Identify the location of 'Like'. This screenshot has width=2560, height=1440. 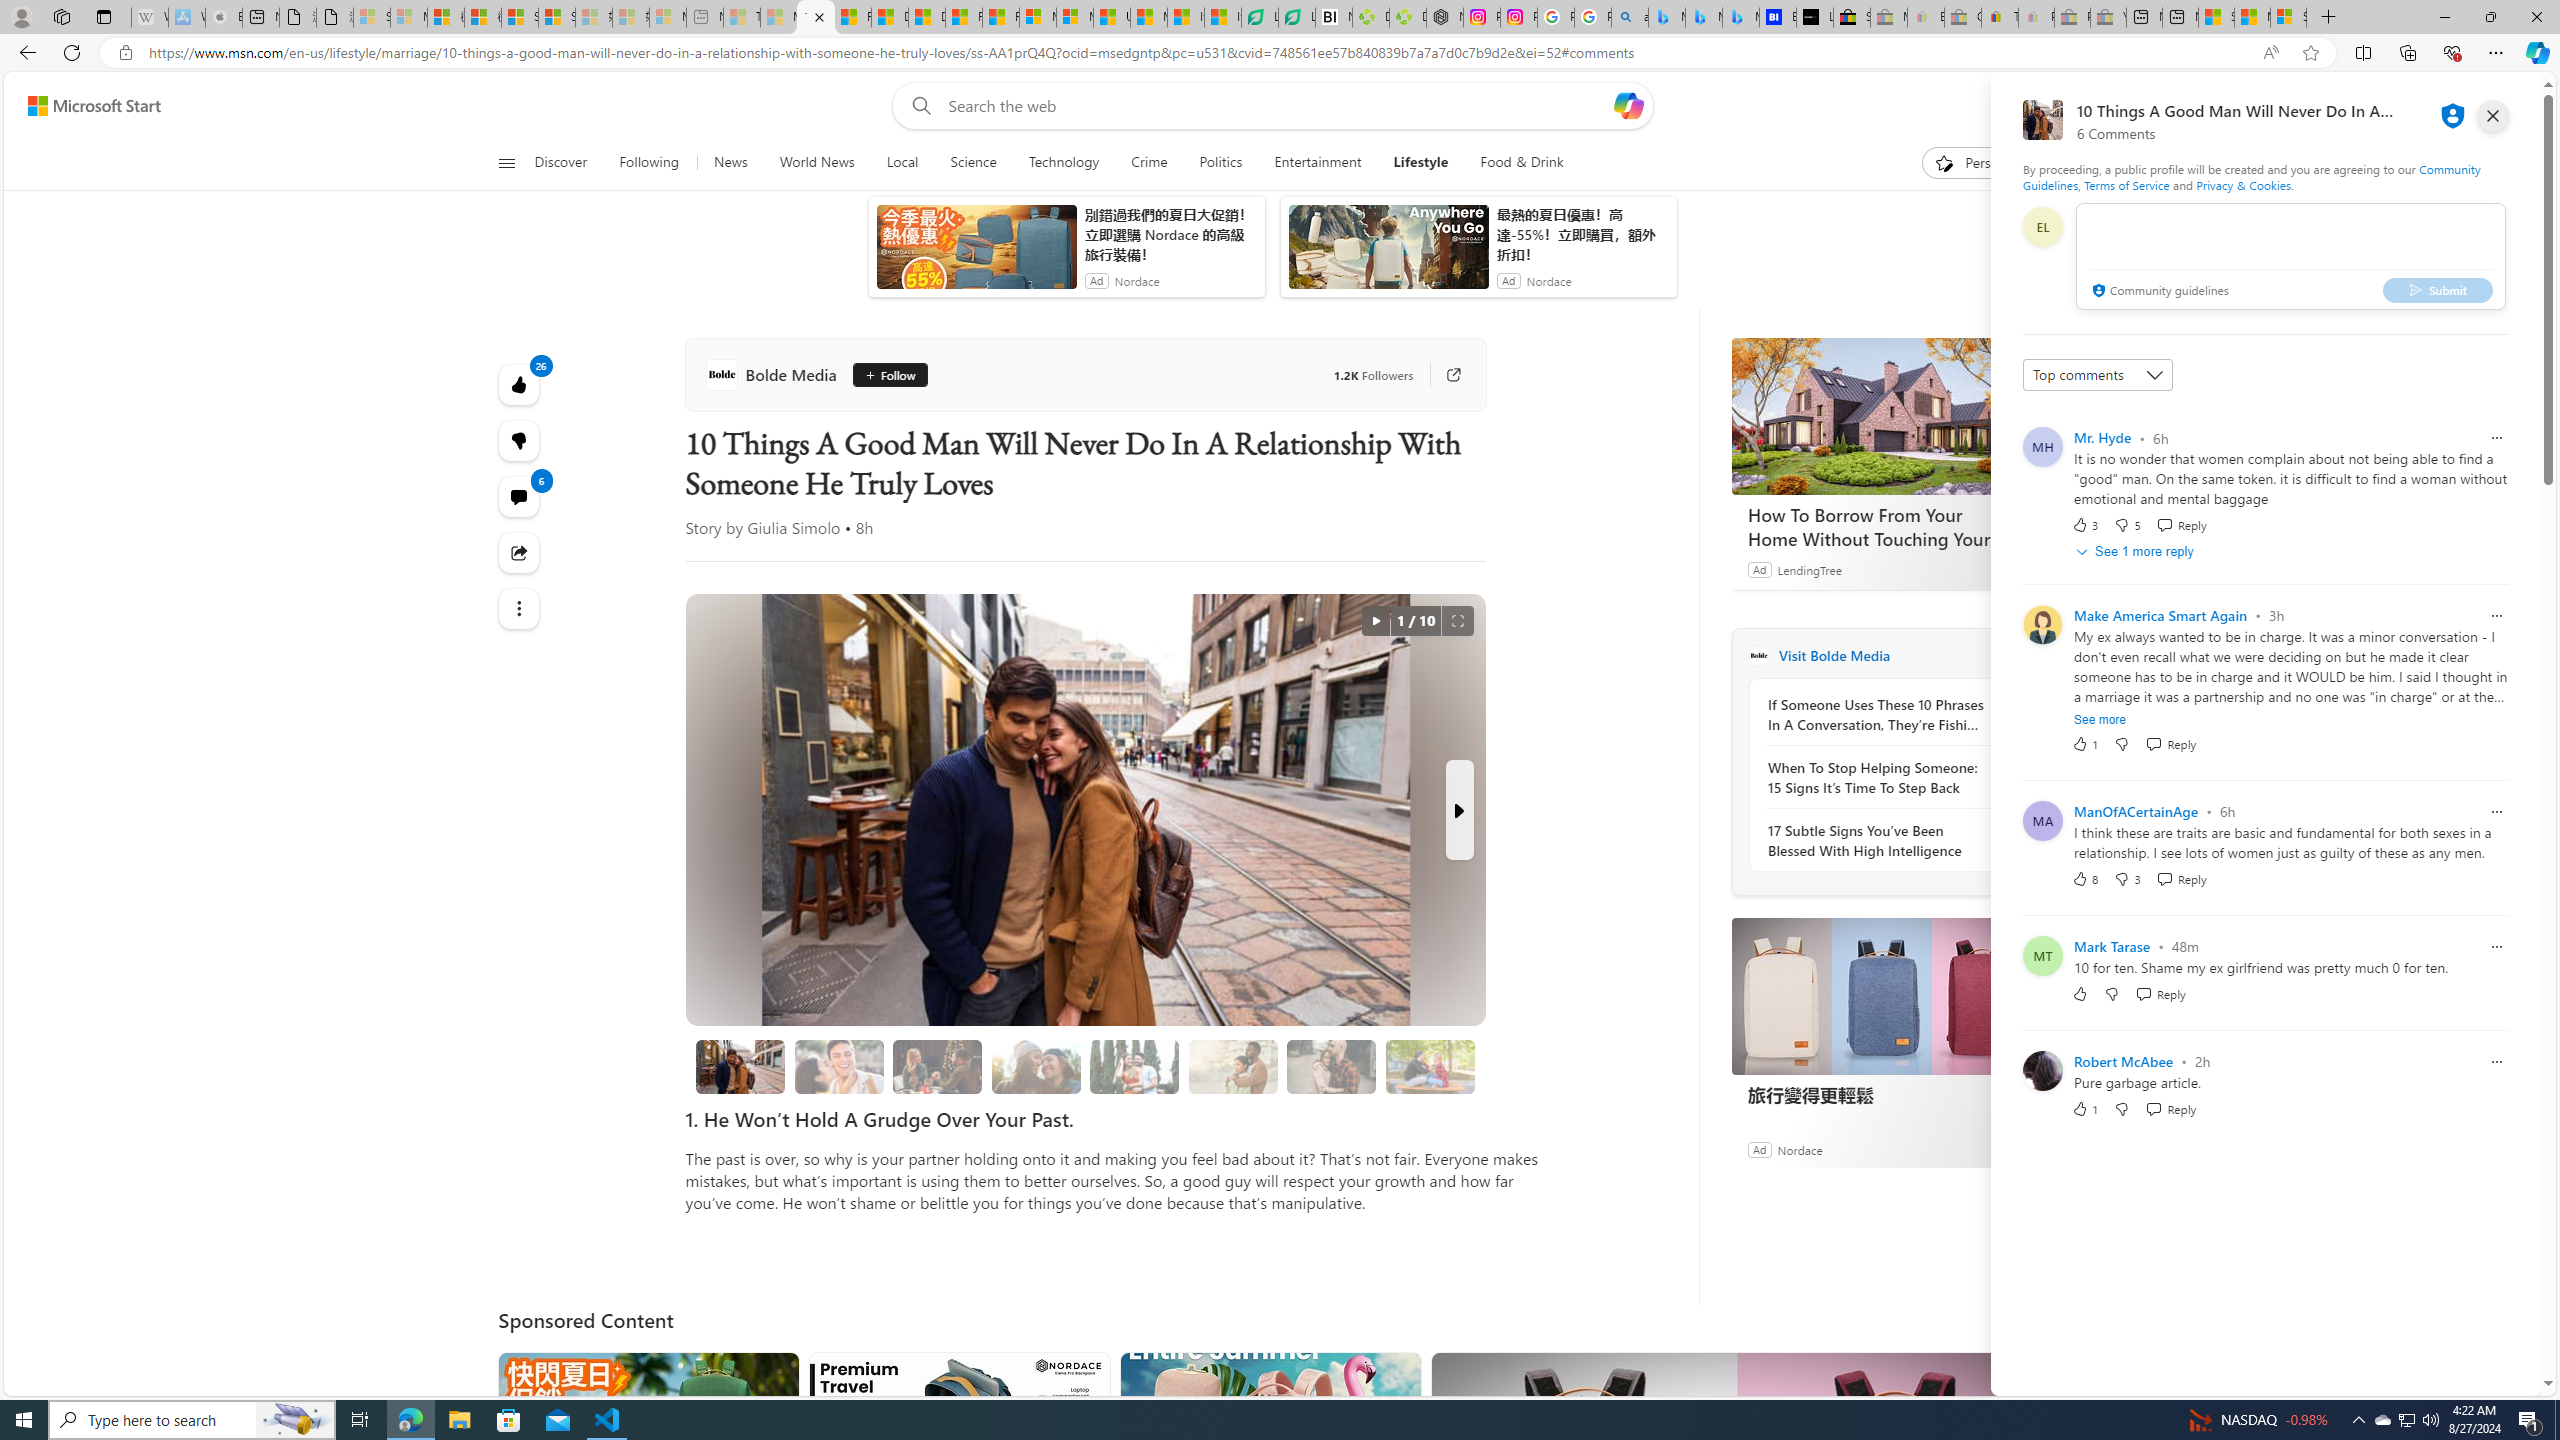
(2079, 992).